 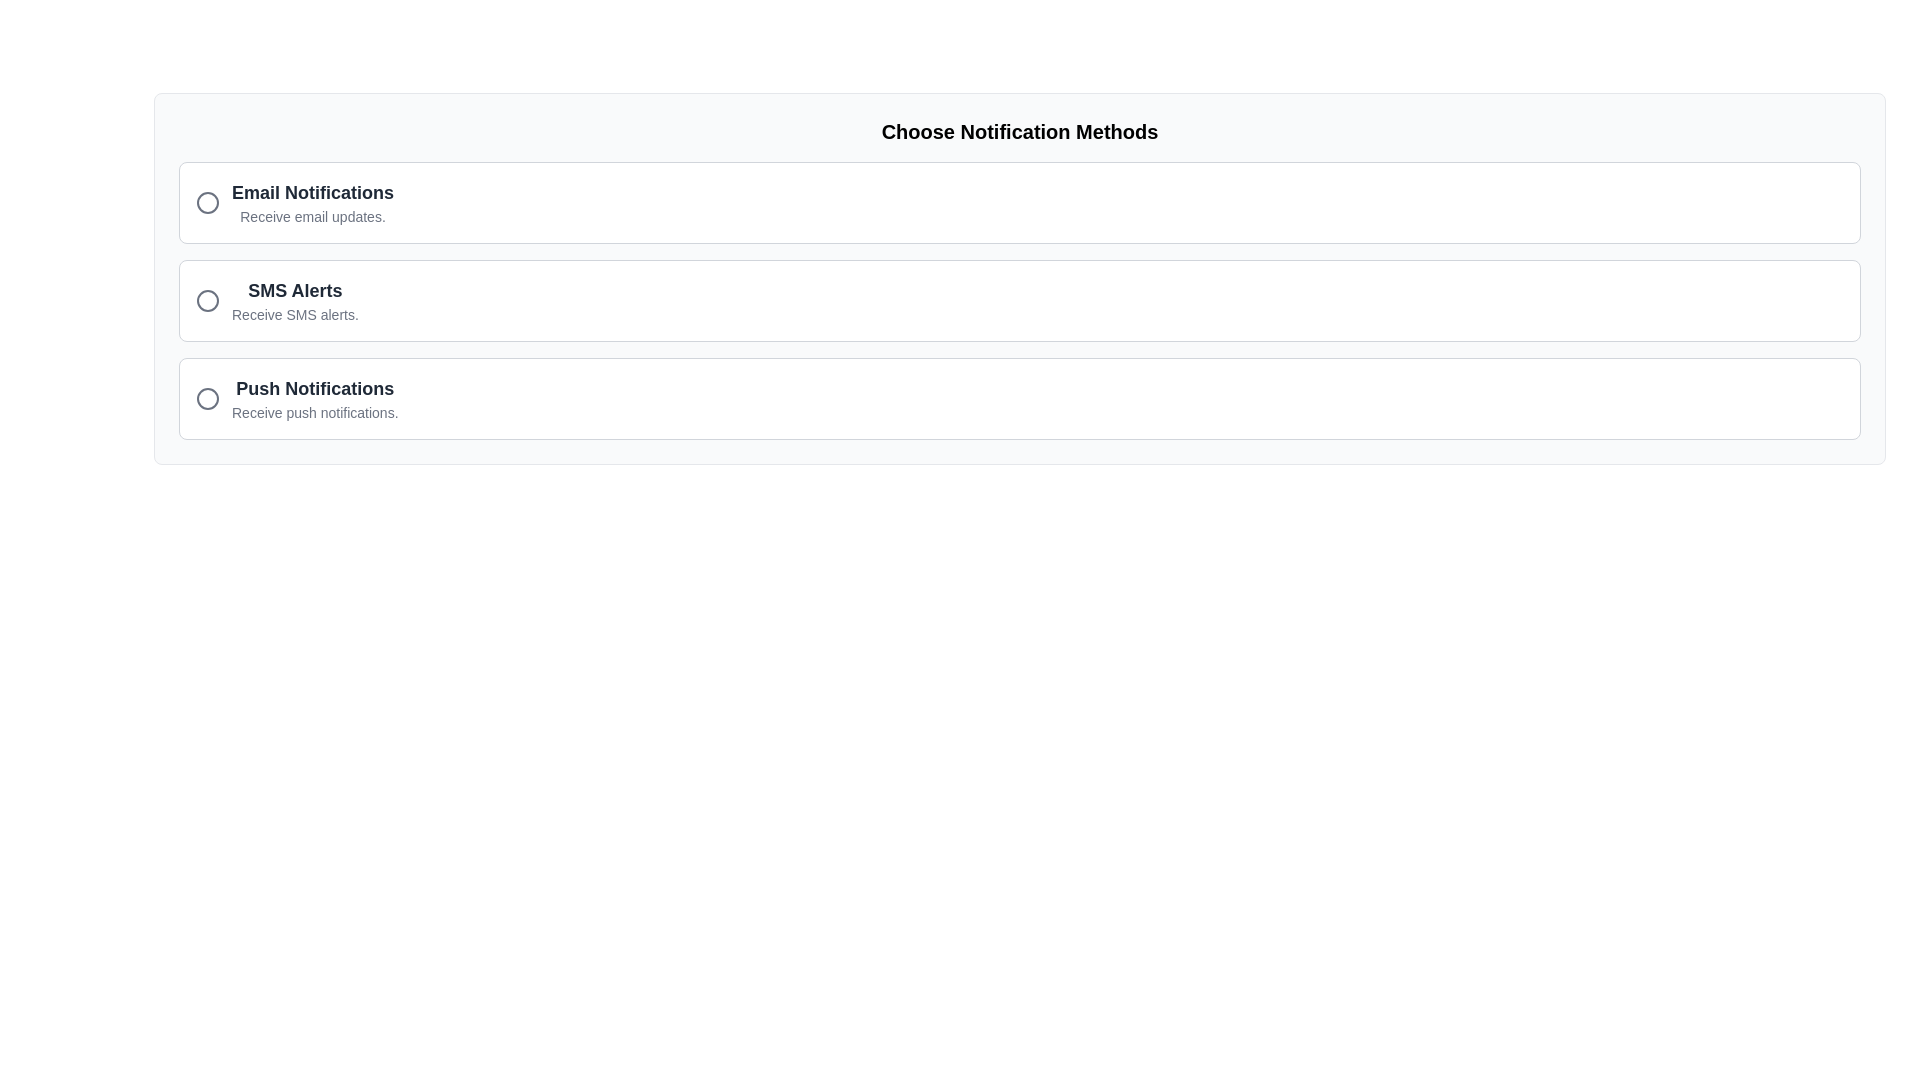 I want to click on the circular radio button indicator for 'SMS Alerts' to trigger any available hover effects, so click(x=207, y=300).